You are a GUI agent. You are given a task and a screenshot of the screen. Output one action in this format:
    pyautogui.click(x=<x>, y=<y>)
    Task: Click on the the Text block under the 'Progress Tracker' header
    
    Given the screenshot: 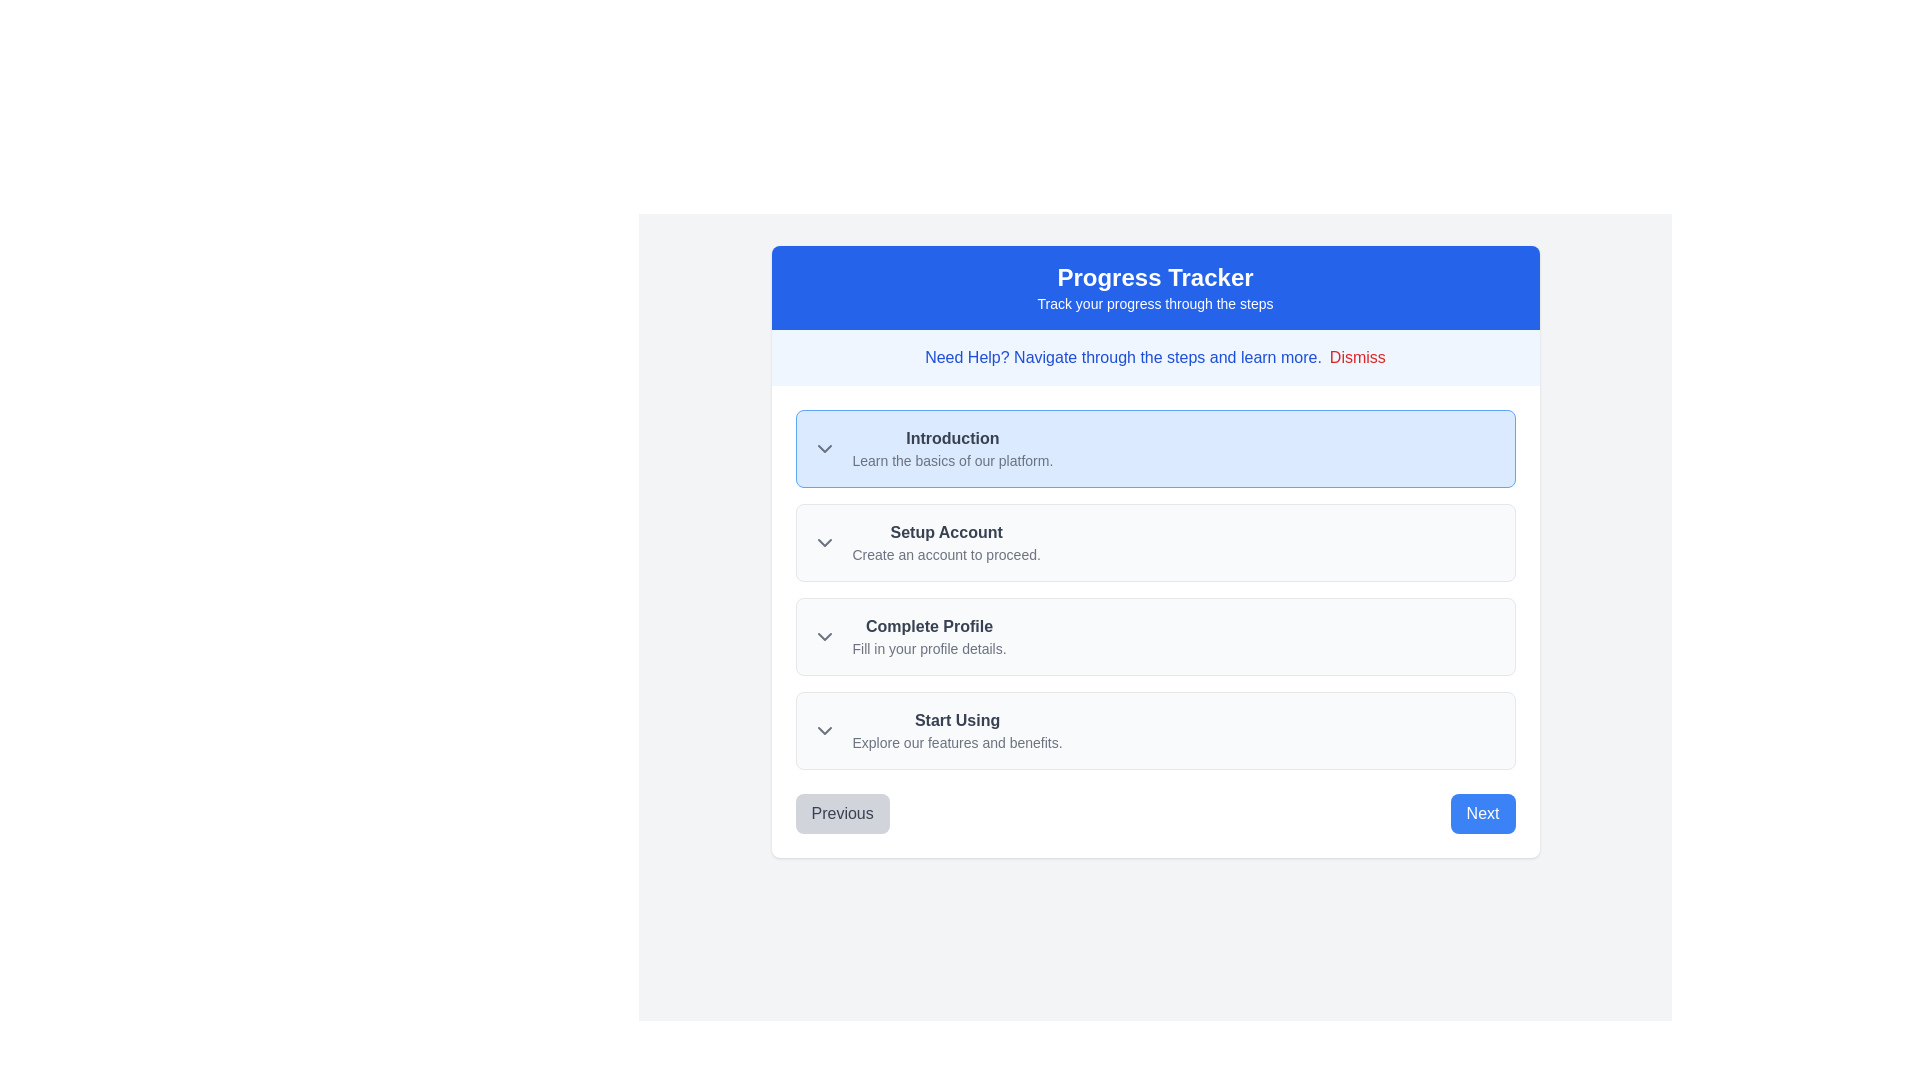 What is the action you would take?
    pyautogui.click(x=951, y=447)
    